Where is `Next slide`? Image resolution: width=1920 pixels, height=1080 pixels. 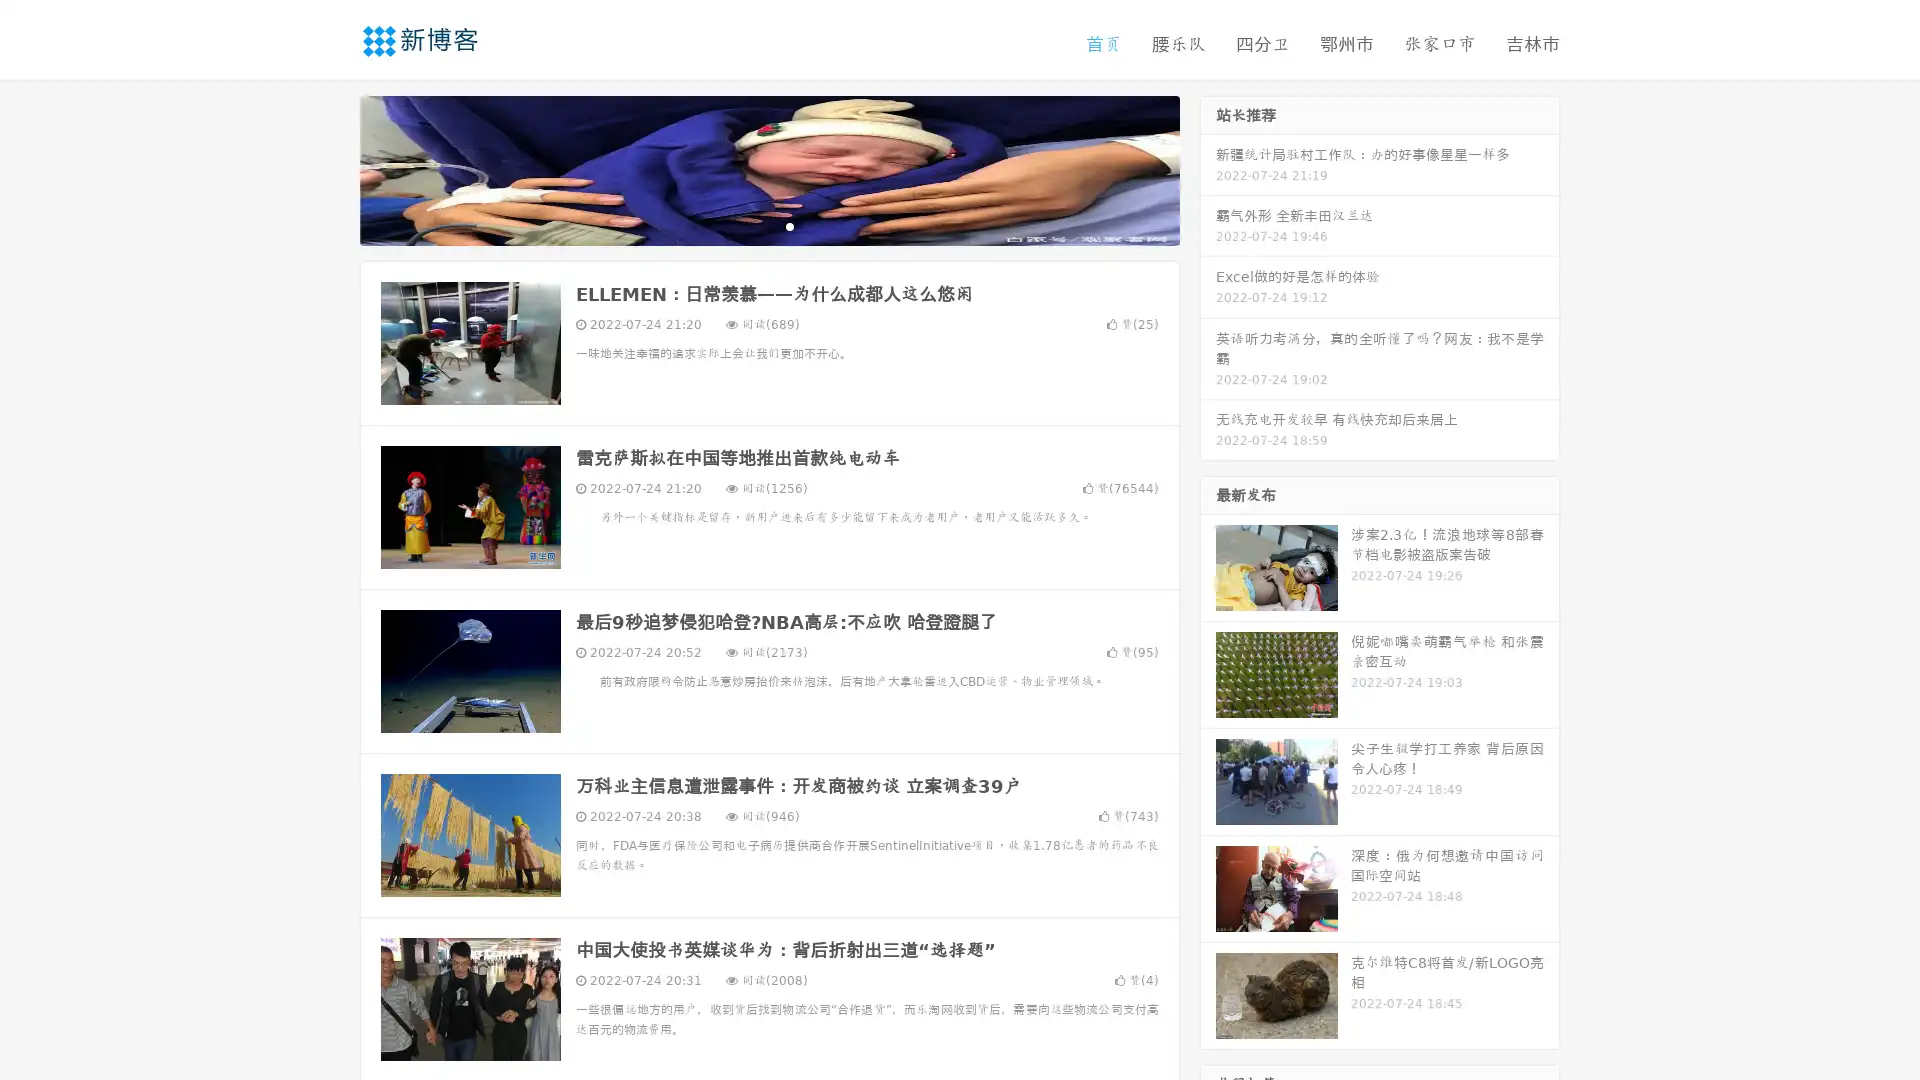 Next slide is located at coordinates (1208, 168).